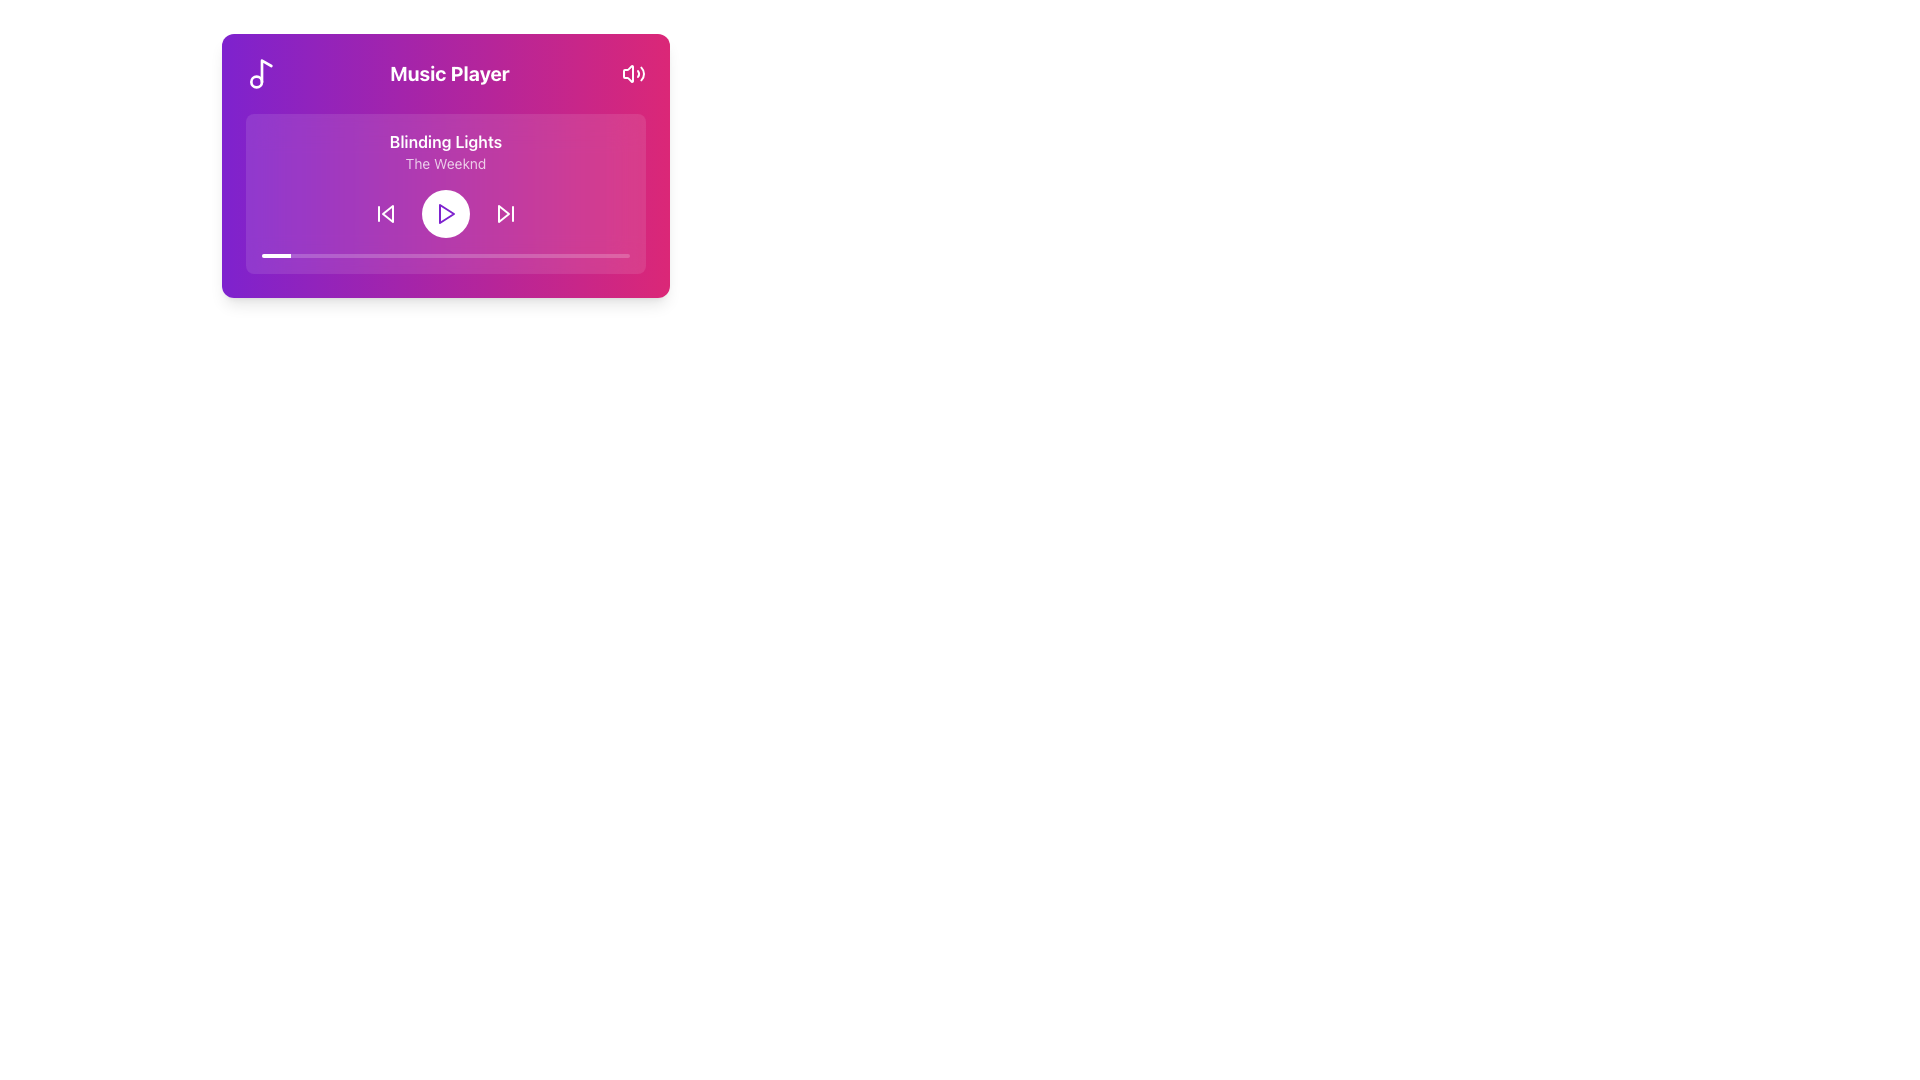 This screenshot has width=1920, height=1080. I want to click on the progress bar located at the bottom of the media player card, which visually represents the current playback position, so click(445, 254).